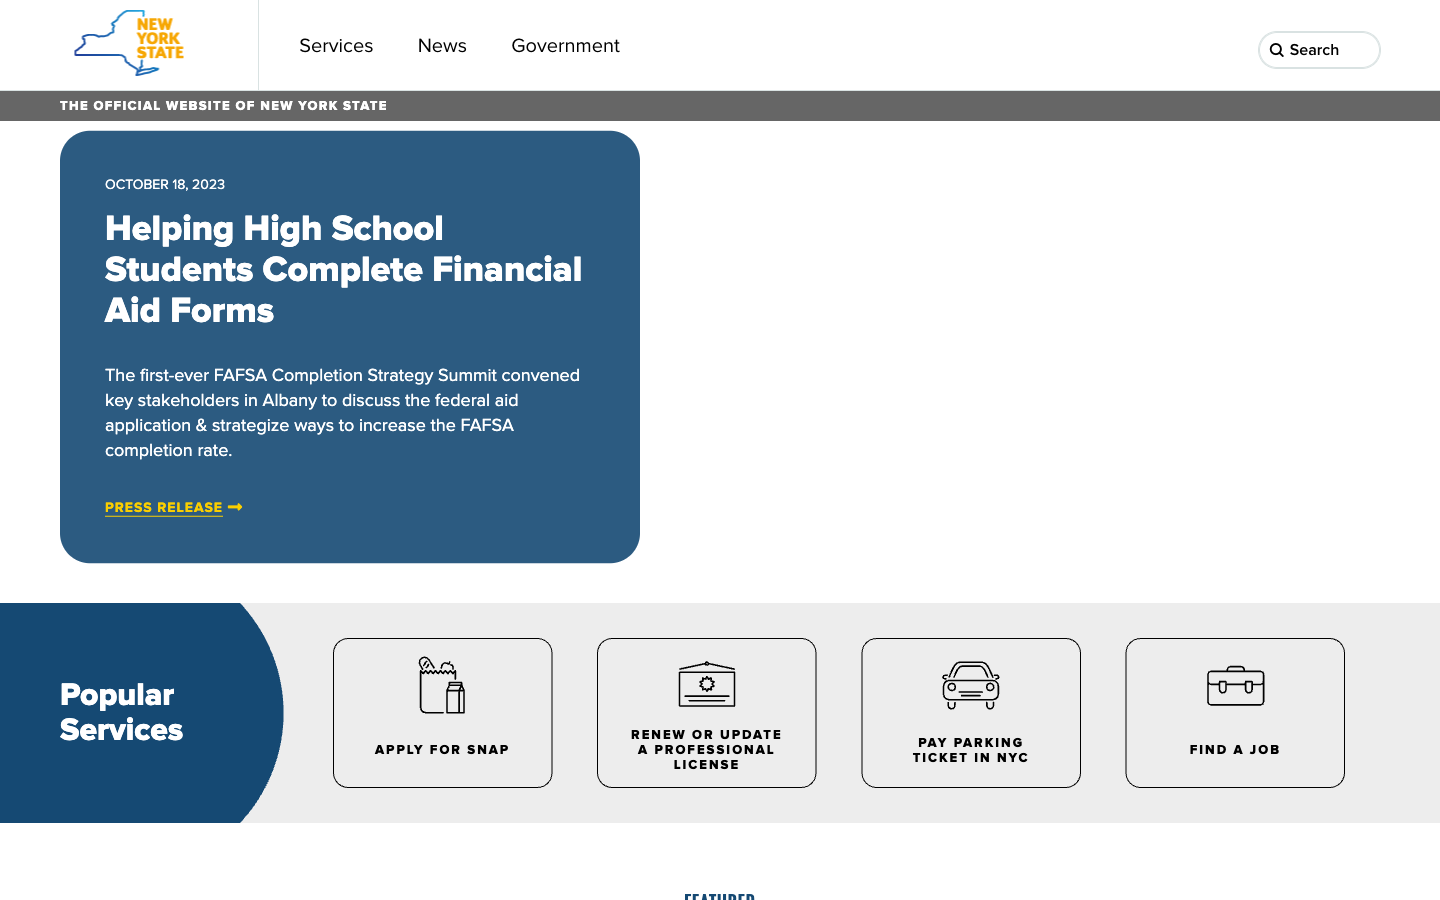 The image size is (1440, 900). Describe the element at coordinates (236160, 457650) in the screenshot. I see `the press release tab on the webpage` at that location.